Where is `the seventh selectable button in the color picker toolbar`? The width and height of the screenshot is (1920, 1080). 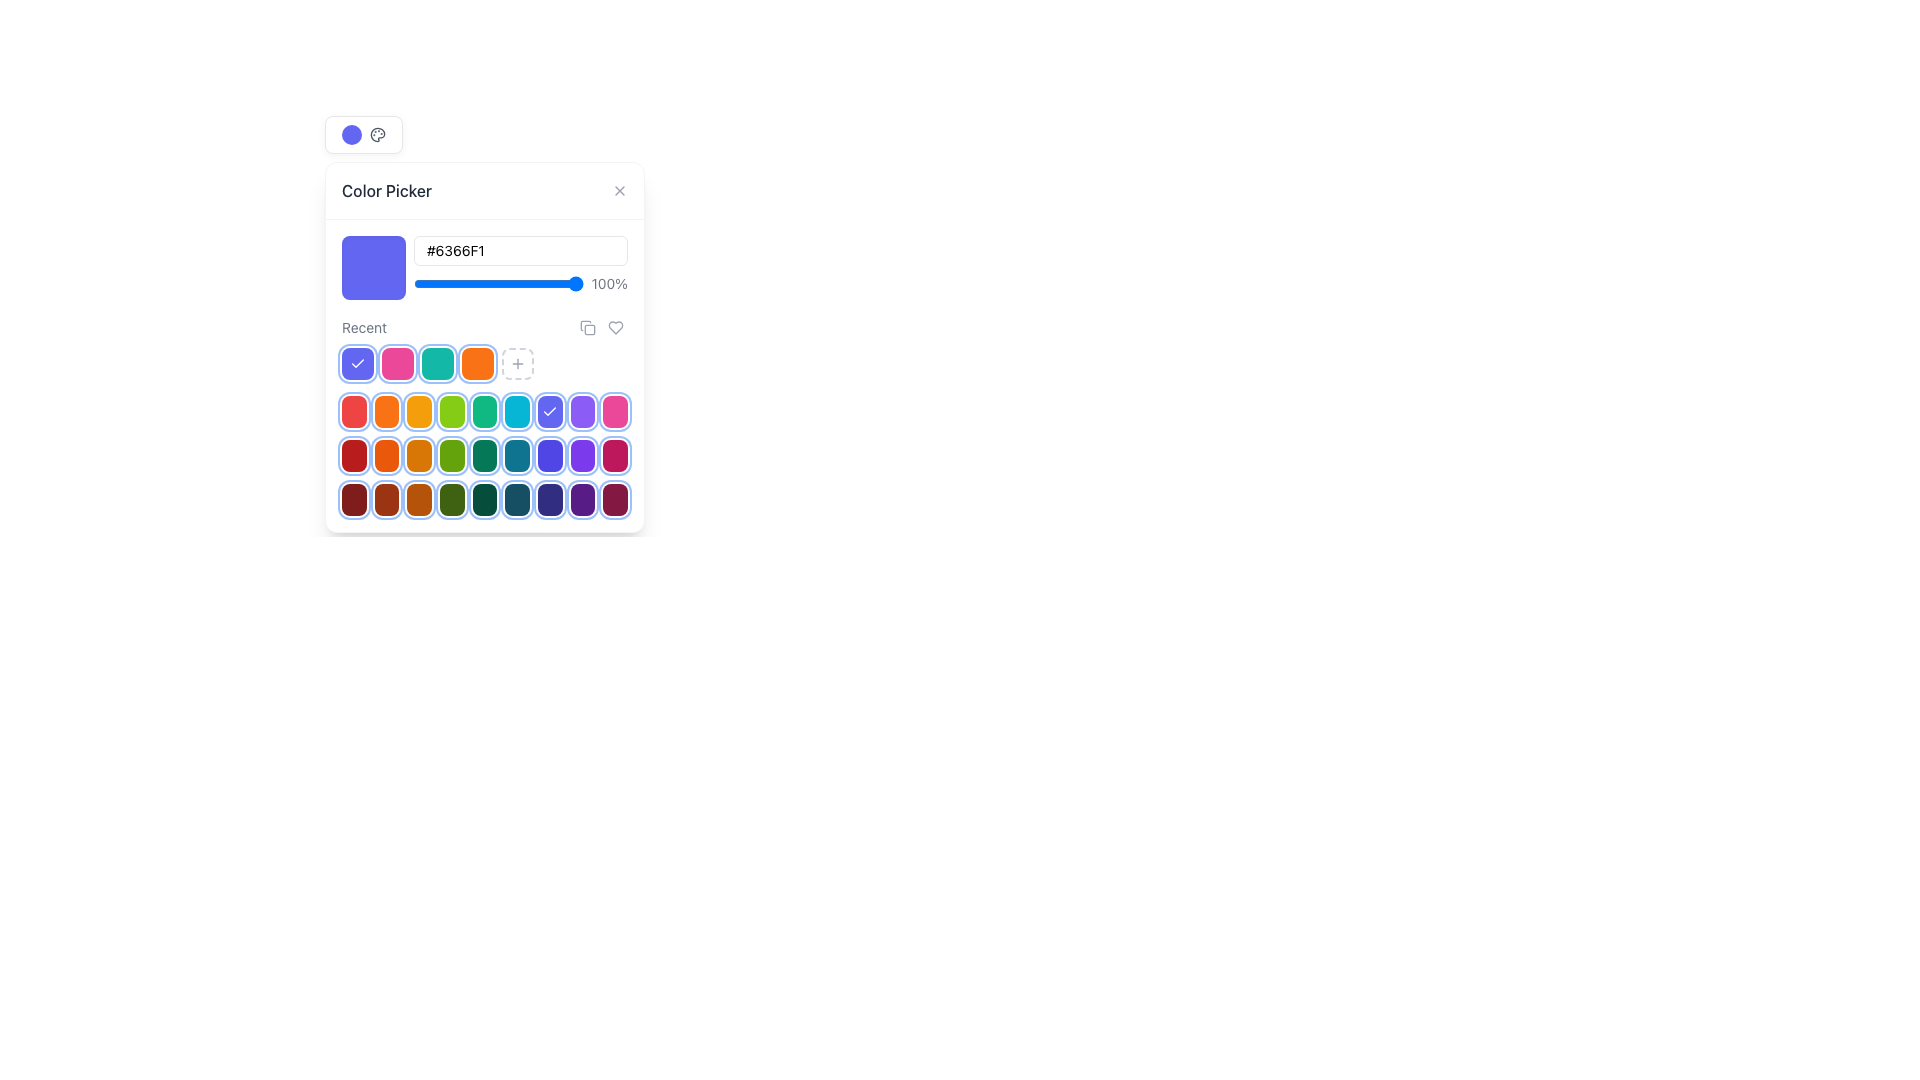 the seventh selectable button in the color picker toolbar is located at coordinates (550, 411).